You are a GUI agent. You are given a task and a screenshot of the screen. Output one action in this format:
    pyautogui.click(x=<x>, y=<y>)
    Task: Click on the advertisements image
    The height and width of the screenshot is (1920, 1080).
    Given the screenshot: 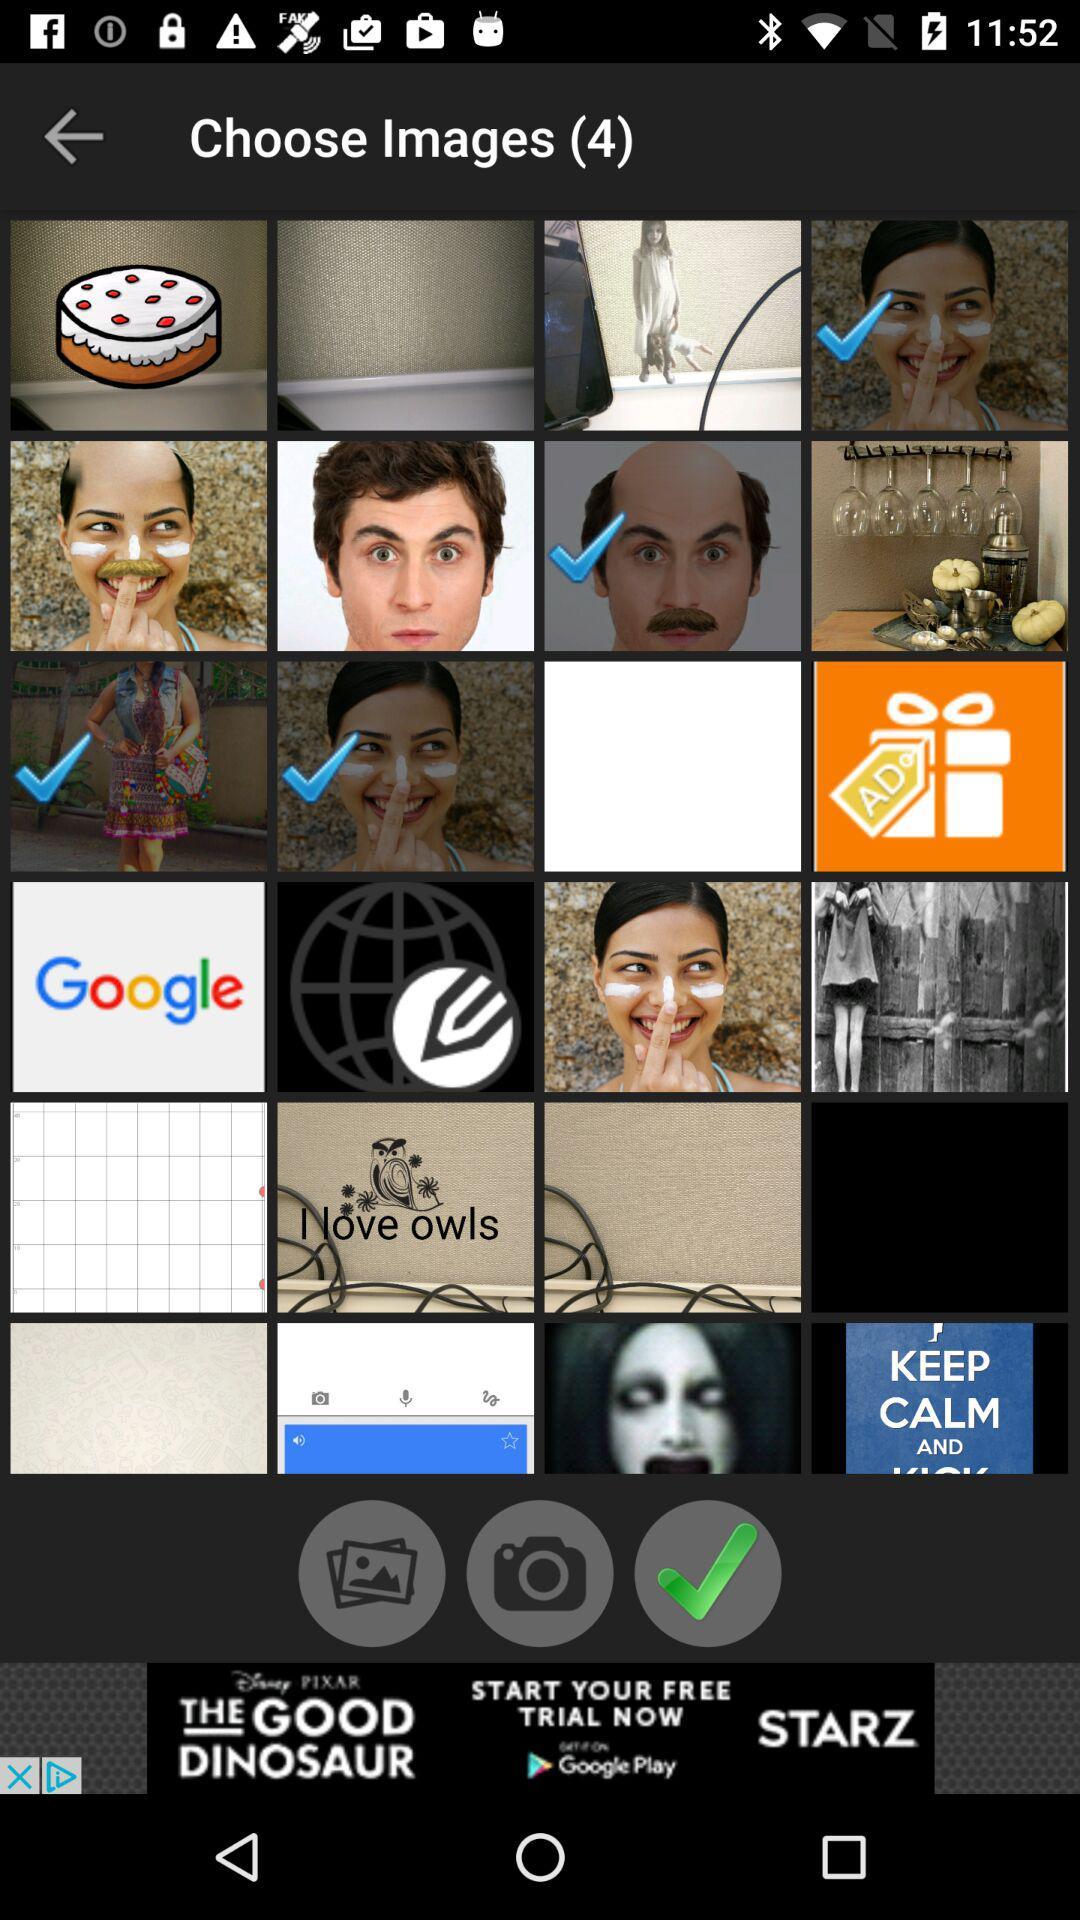 What is the action you would take?
    pyautogui.click(x=939, y=765)
    